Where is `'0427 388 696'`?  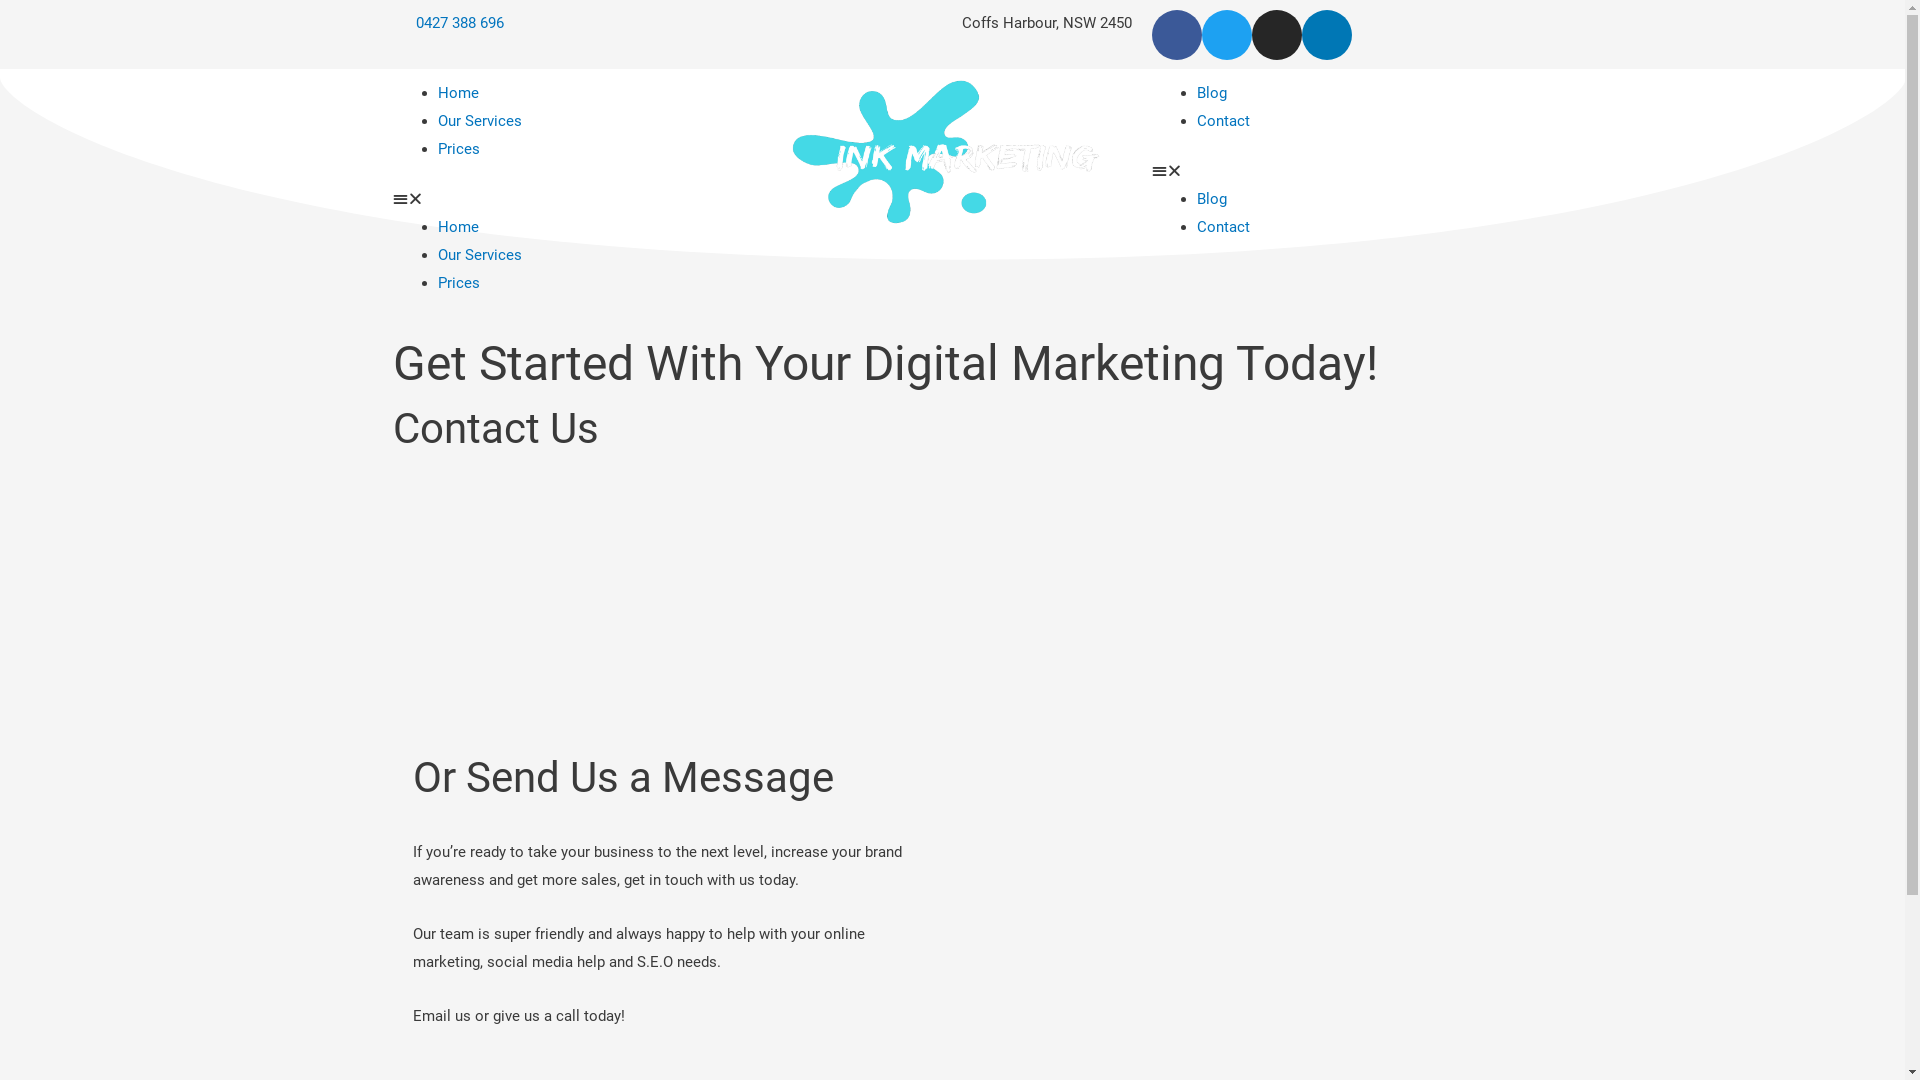
'0427 388 696' is located at coordinates (446, 23).